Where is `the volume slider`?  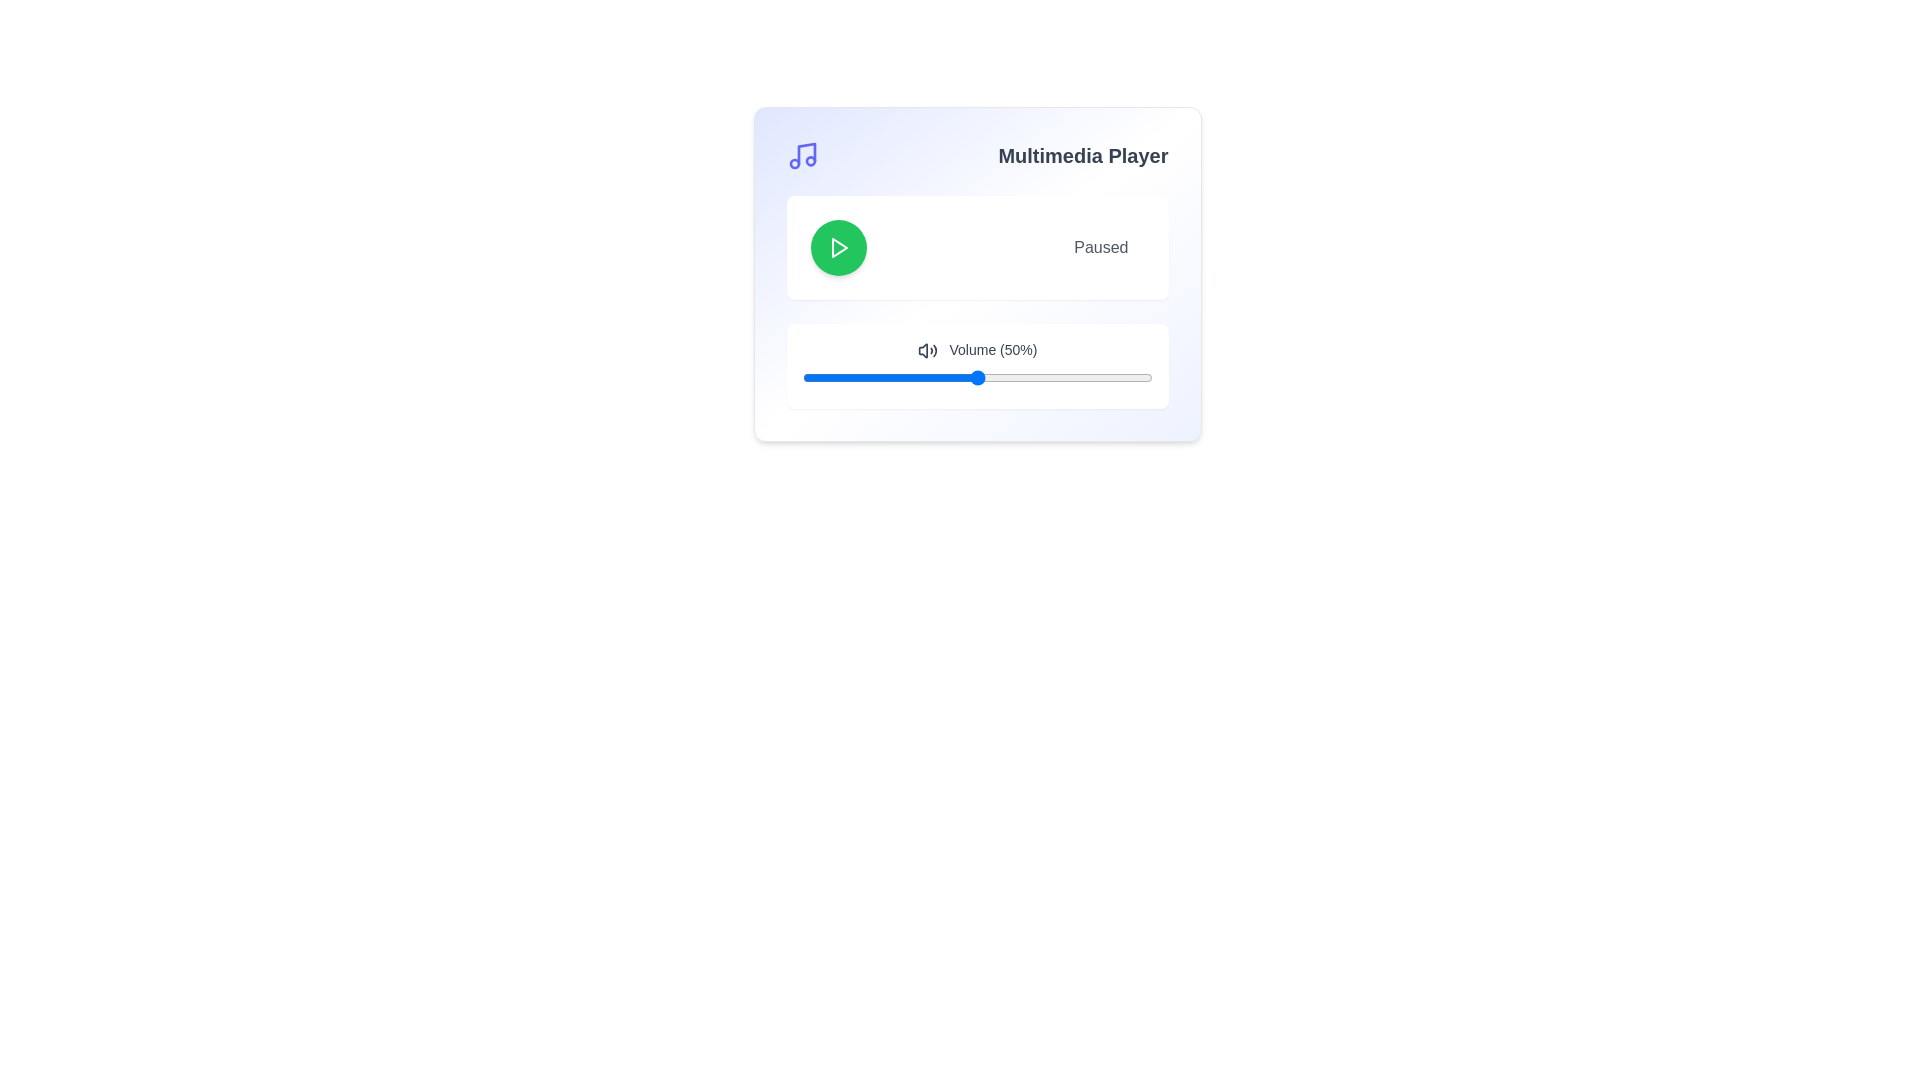
the volume slider is located at coordinates (1128, 378).